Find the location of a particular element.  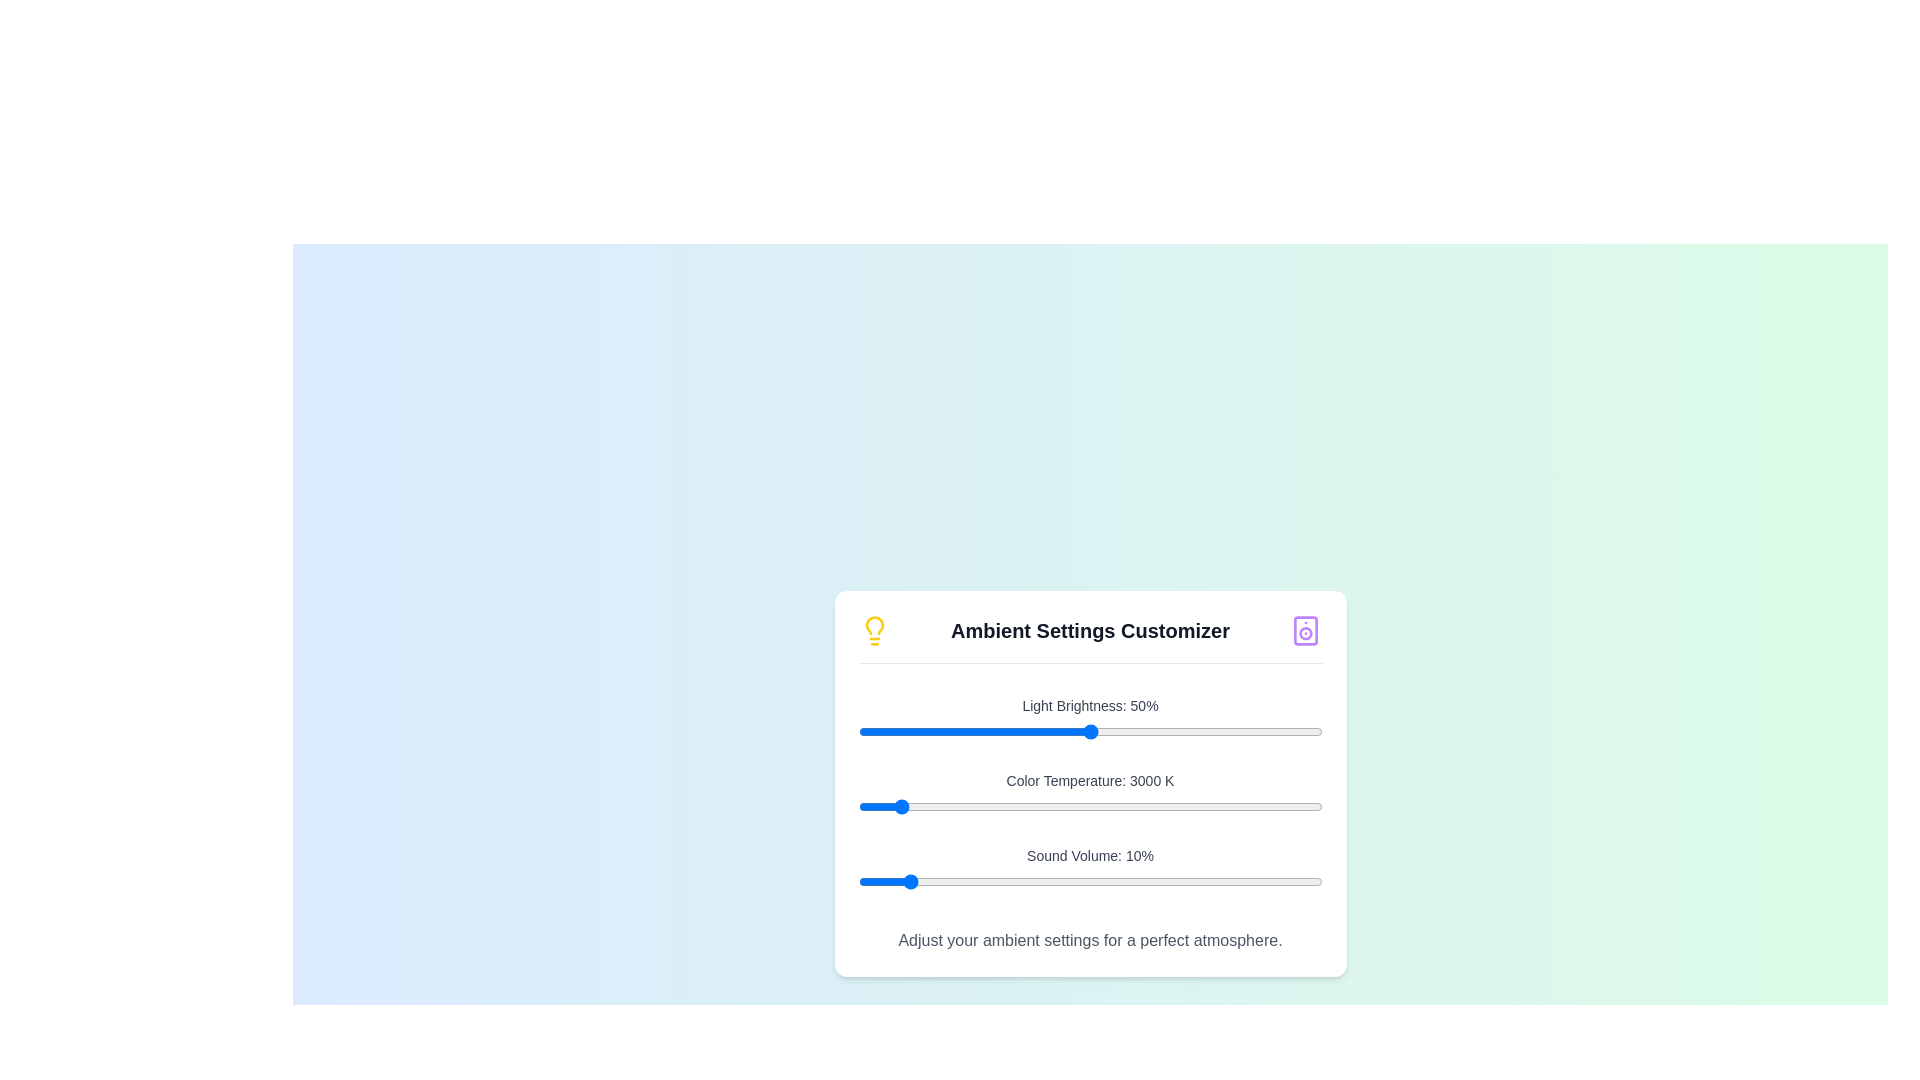

the Text label that serves as the header for ambient settings customization, located centrally between a yellow lightbulb icon and a purple speaker icon is located at coordinates (1089, 631).